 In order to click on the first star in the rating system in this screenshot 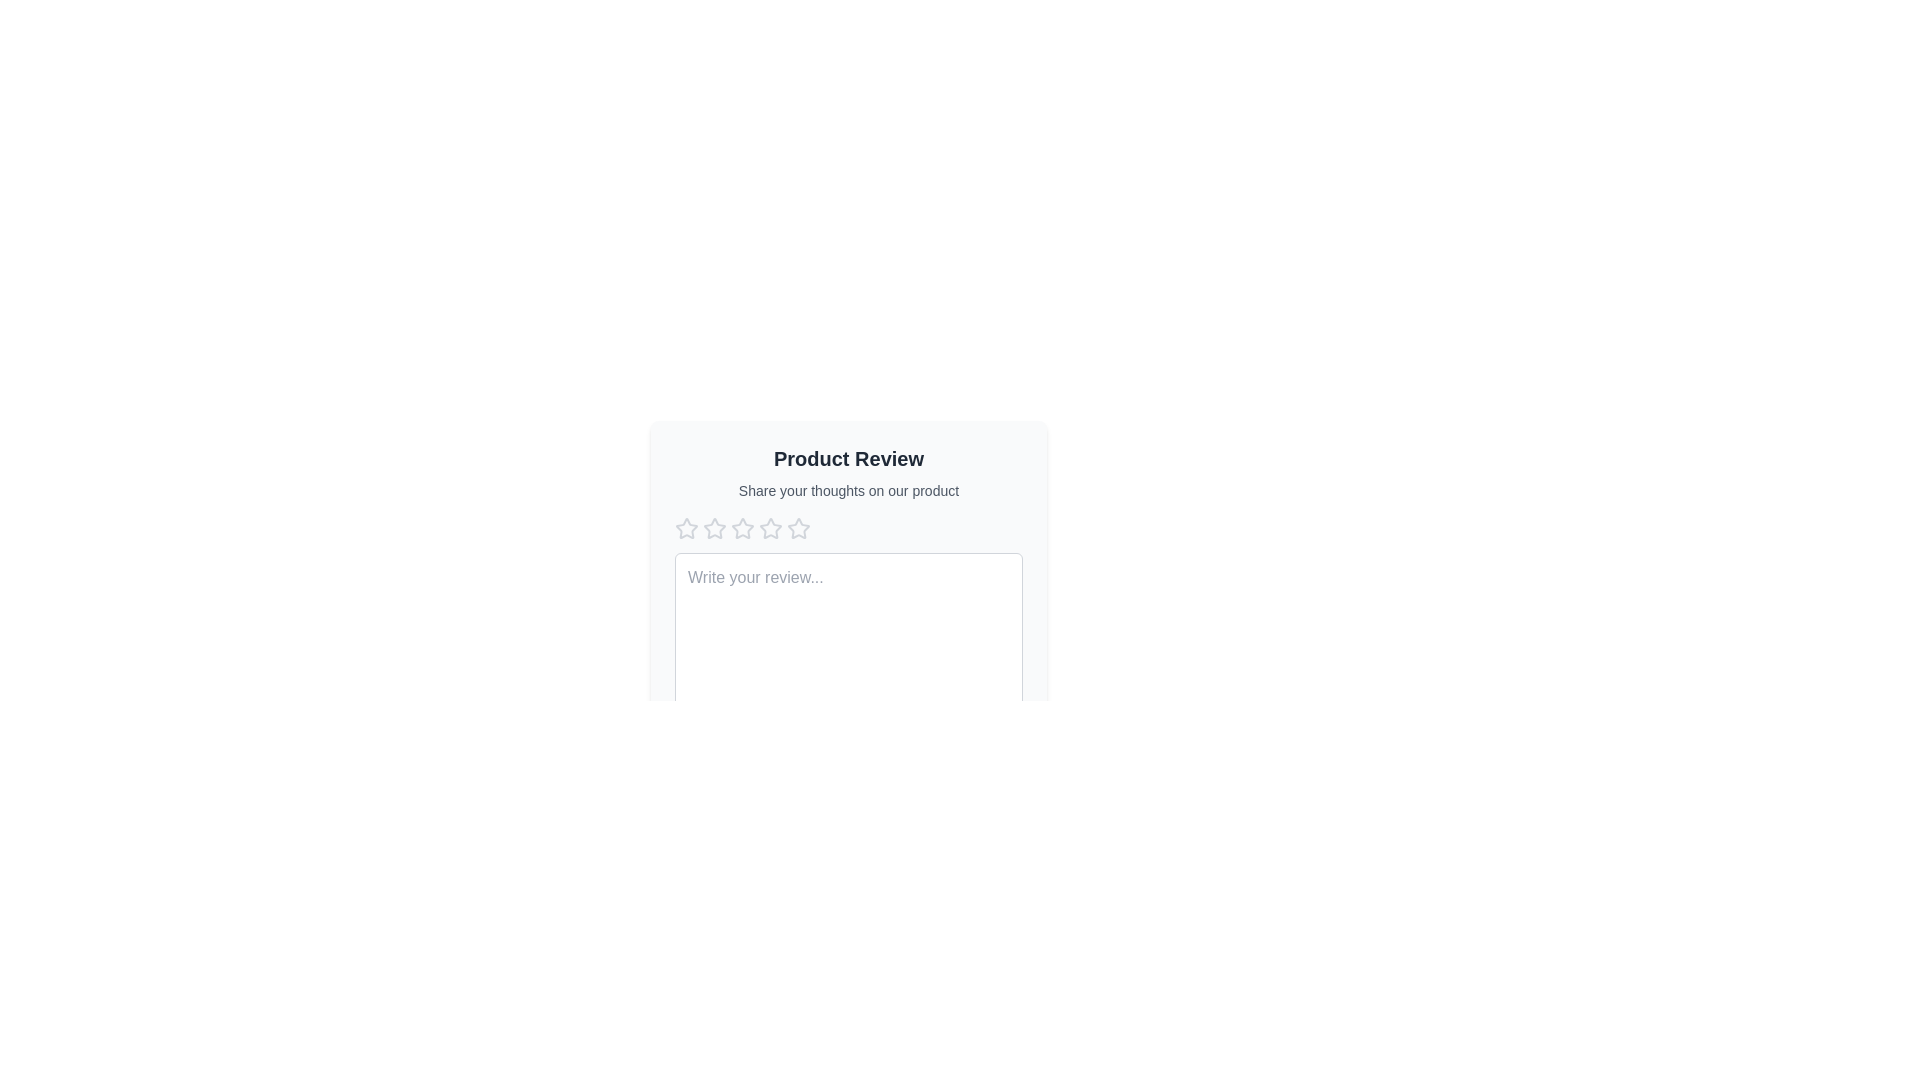, I will do `click(686, 527)`.